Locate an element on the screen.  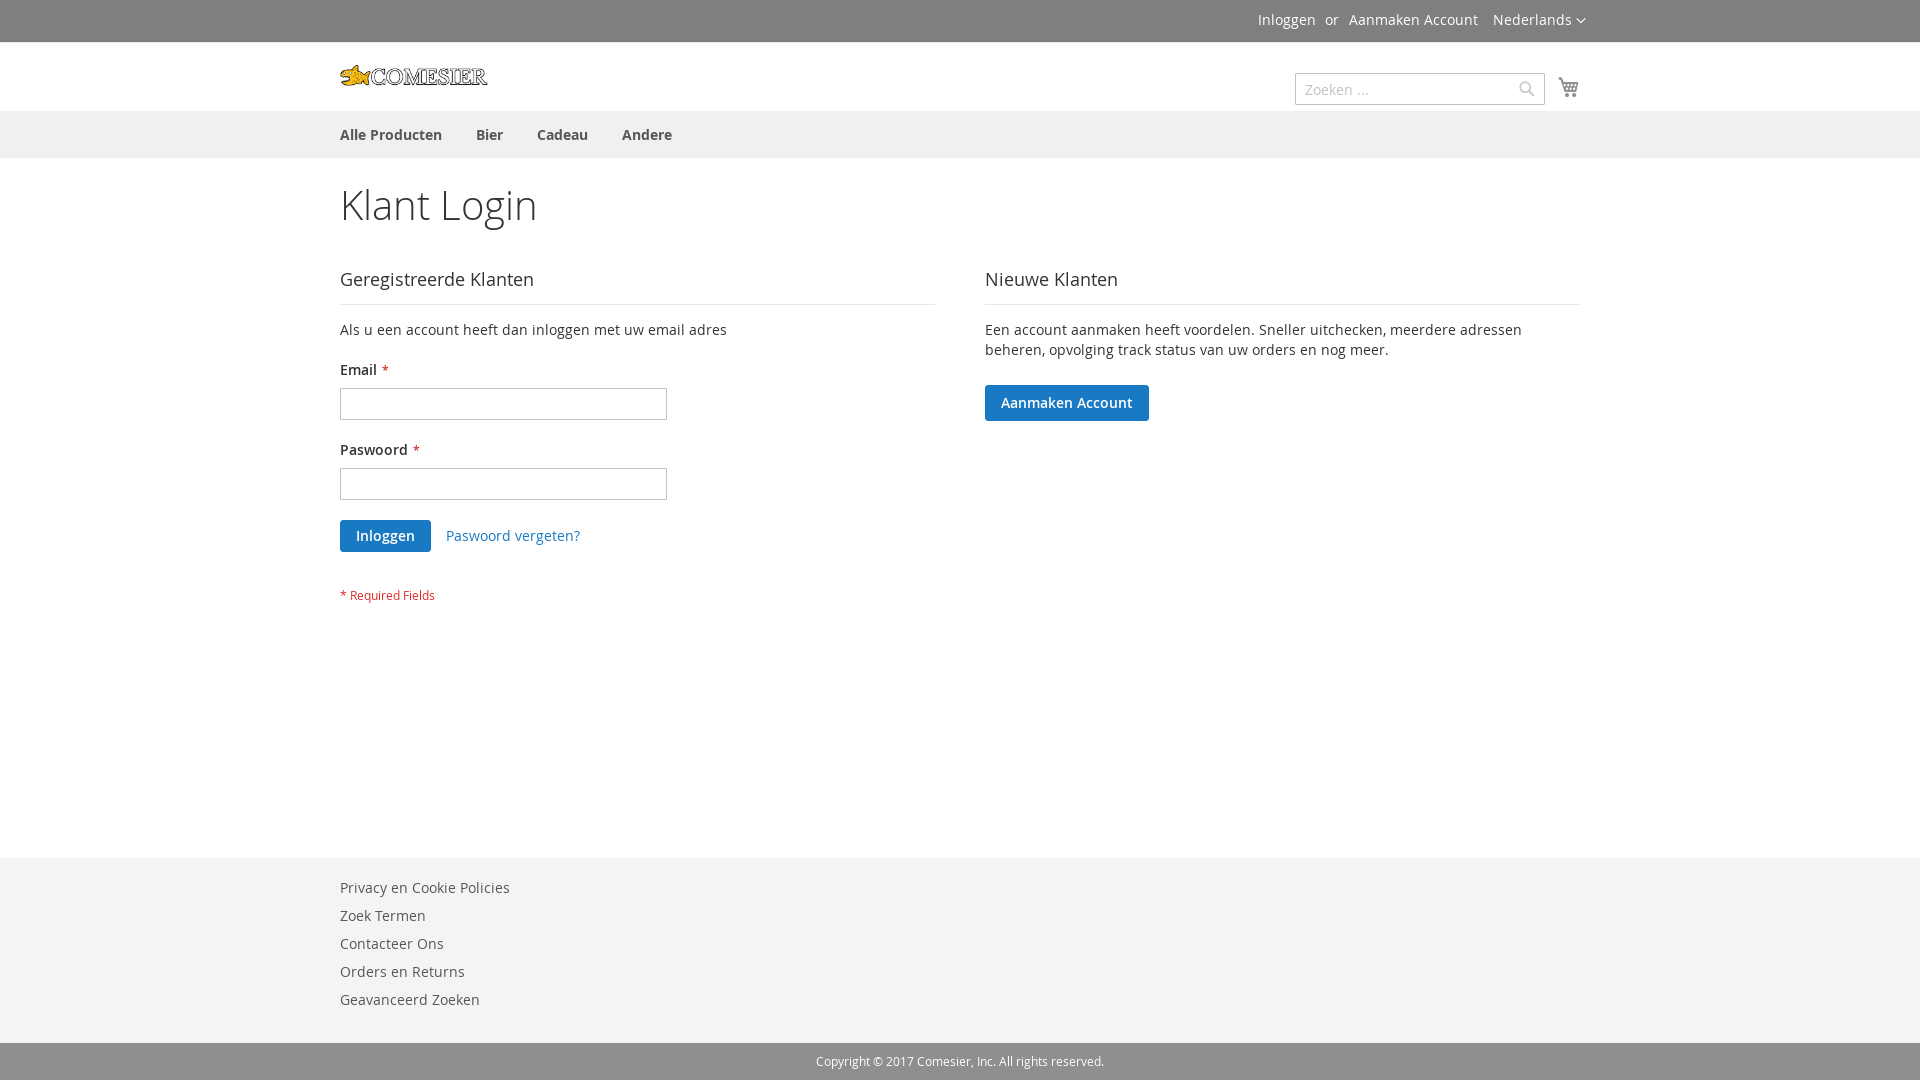
'Andere' is located at coordinates (647, 134).